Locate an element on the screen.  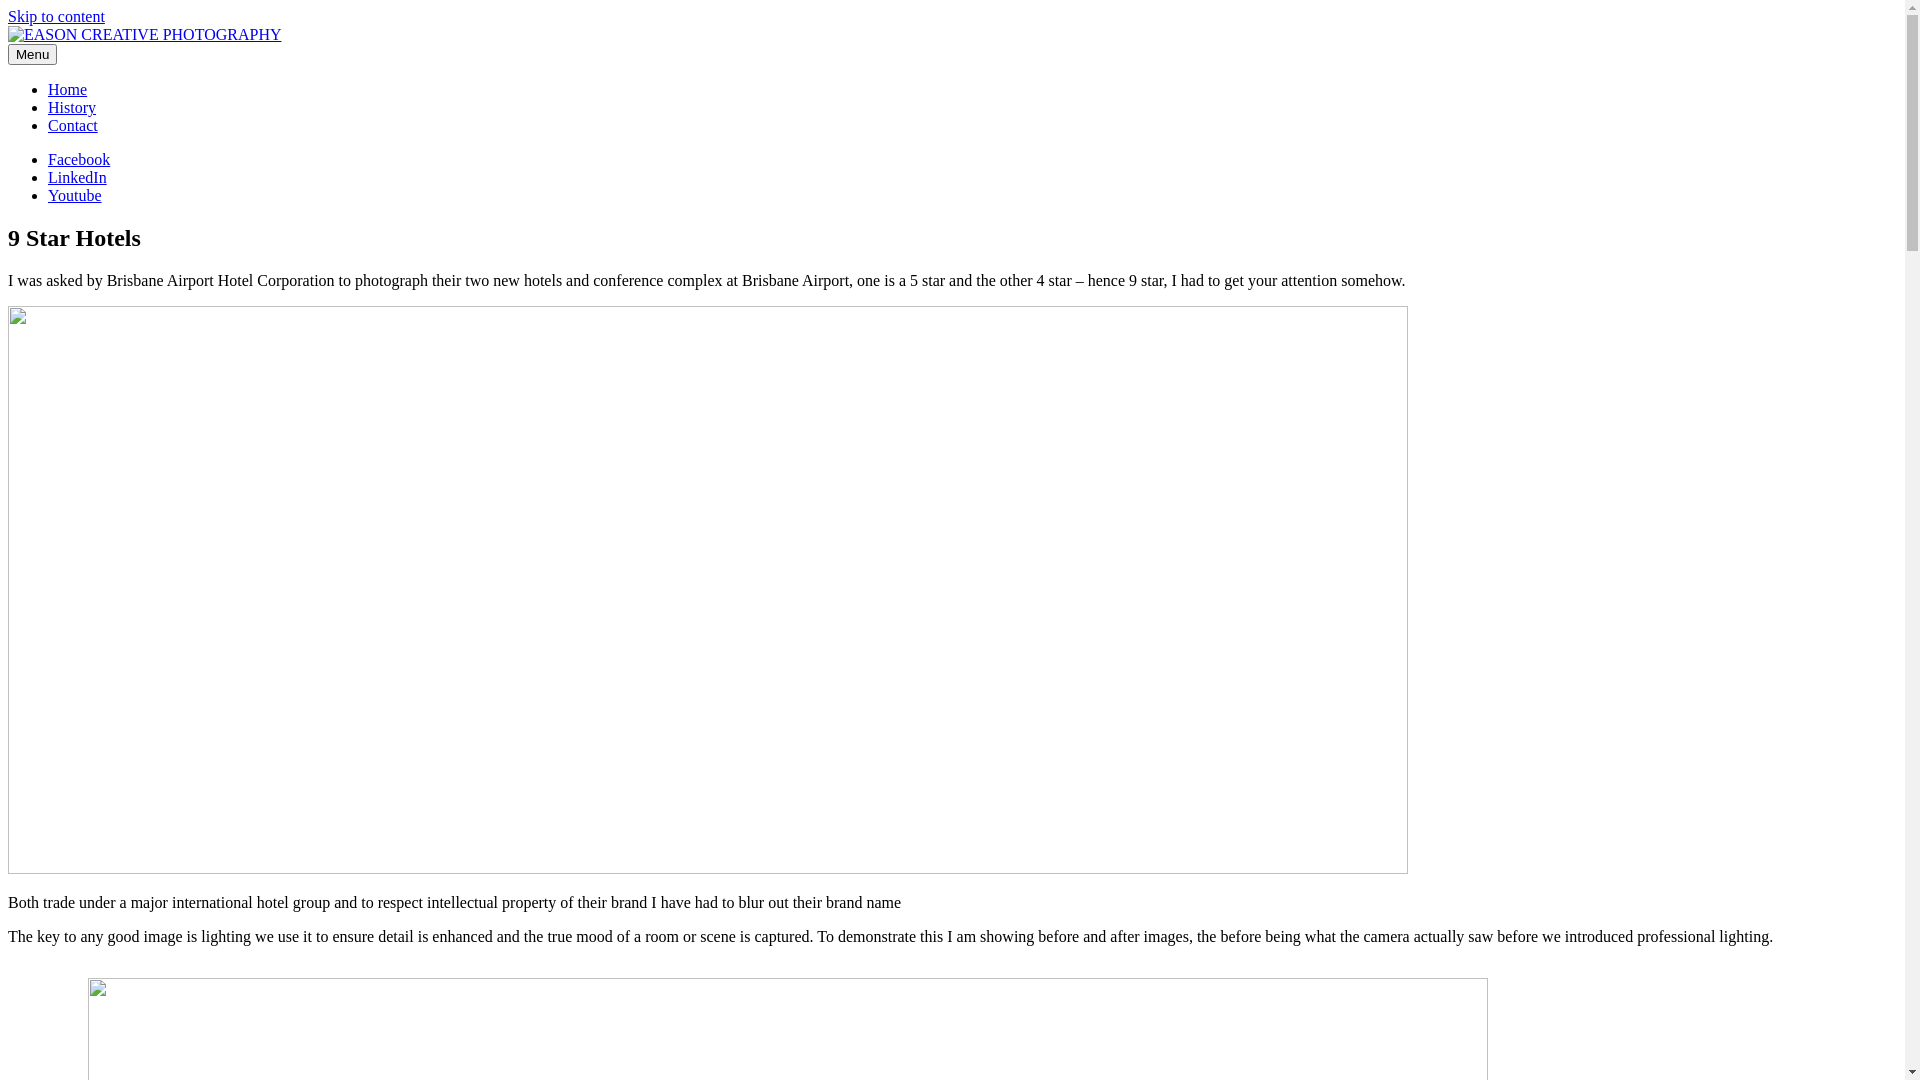
'Facebook' is located at coordinates (78, 158).